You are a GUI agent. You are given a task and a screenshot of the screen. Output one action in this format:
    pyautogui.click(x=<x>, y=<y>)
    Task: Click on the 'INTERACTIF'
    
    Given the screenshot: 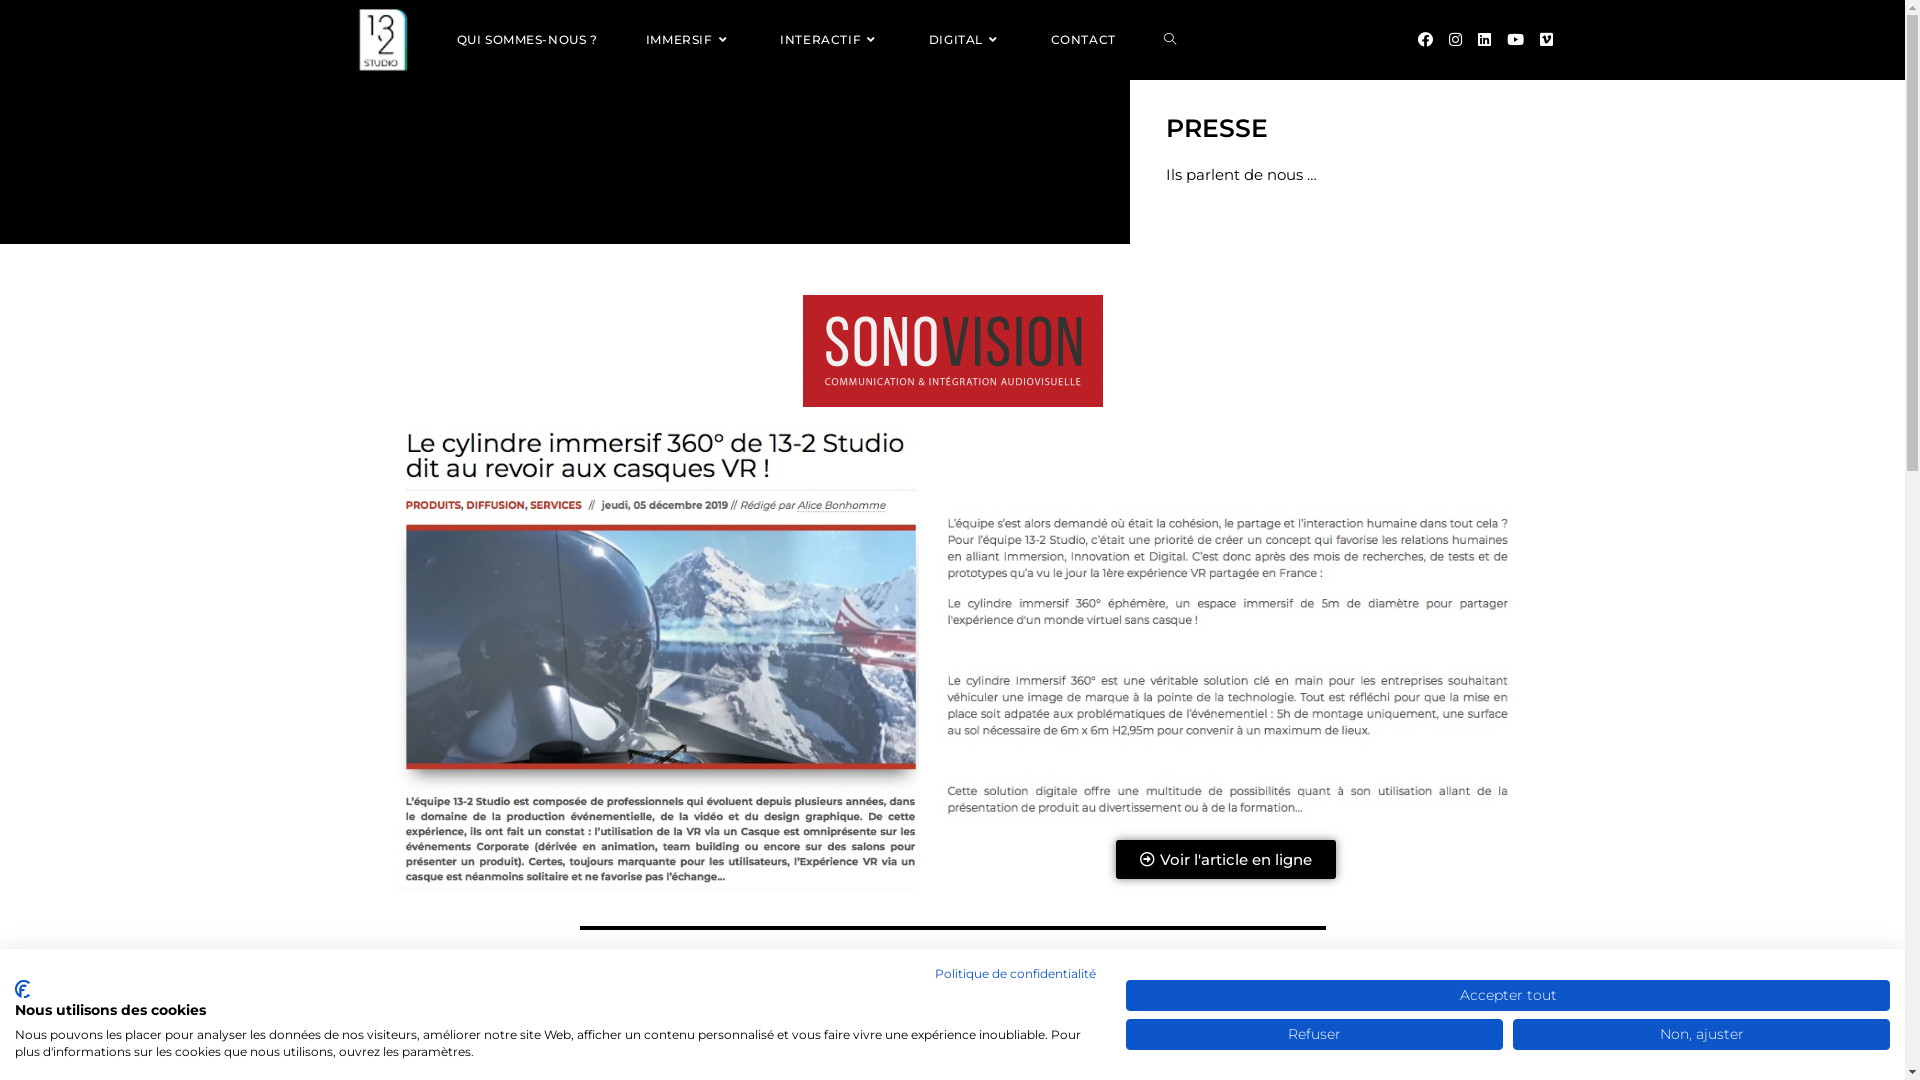 What is the action you would take?
    pyautogui.click(x=830, y=39)
    